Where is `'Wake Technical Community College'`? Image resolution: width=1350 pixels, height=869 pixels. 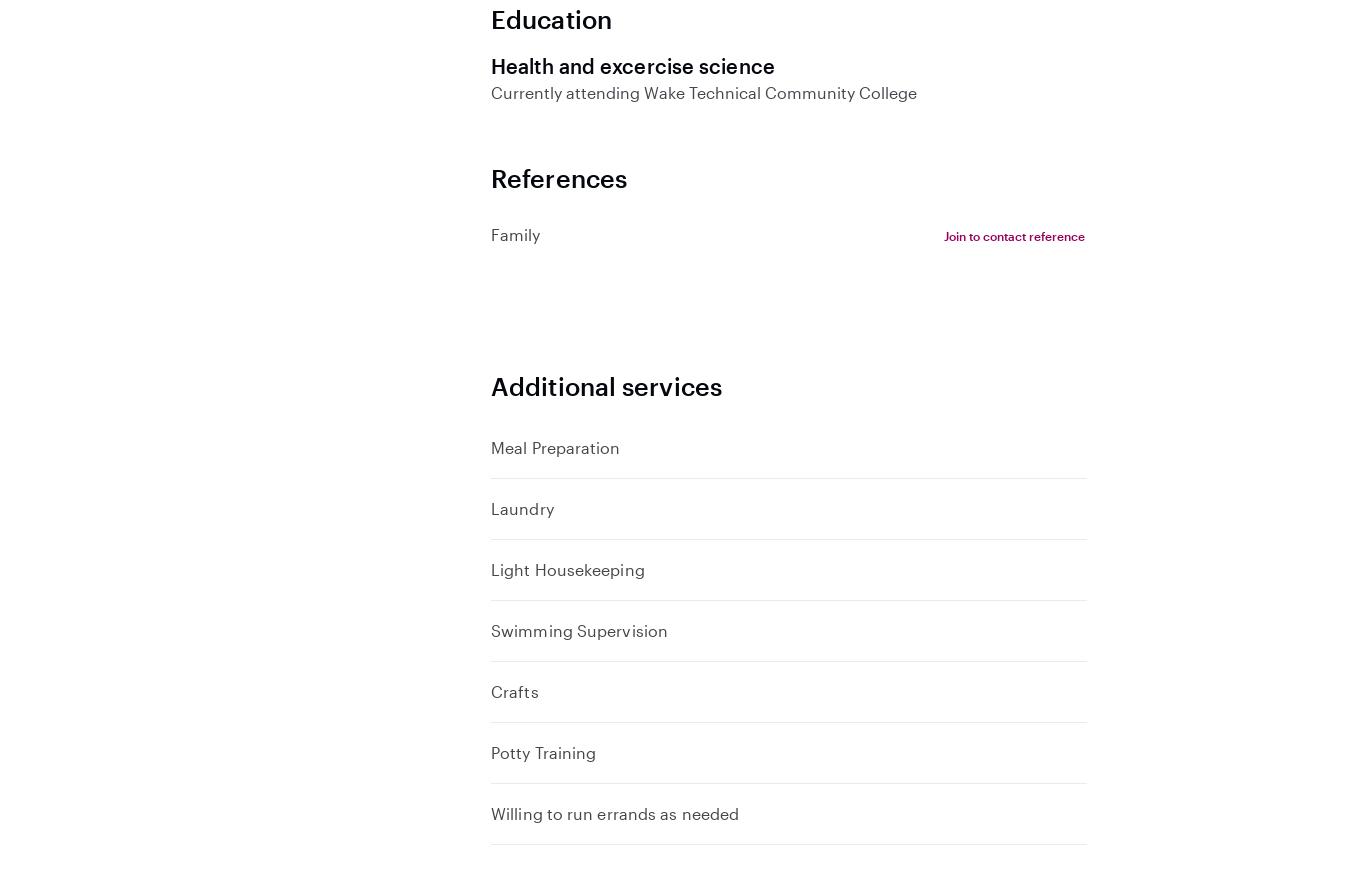 'Wake Technical Community College' is located at coordinates (640, 90).